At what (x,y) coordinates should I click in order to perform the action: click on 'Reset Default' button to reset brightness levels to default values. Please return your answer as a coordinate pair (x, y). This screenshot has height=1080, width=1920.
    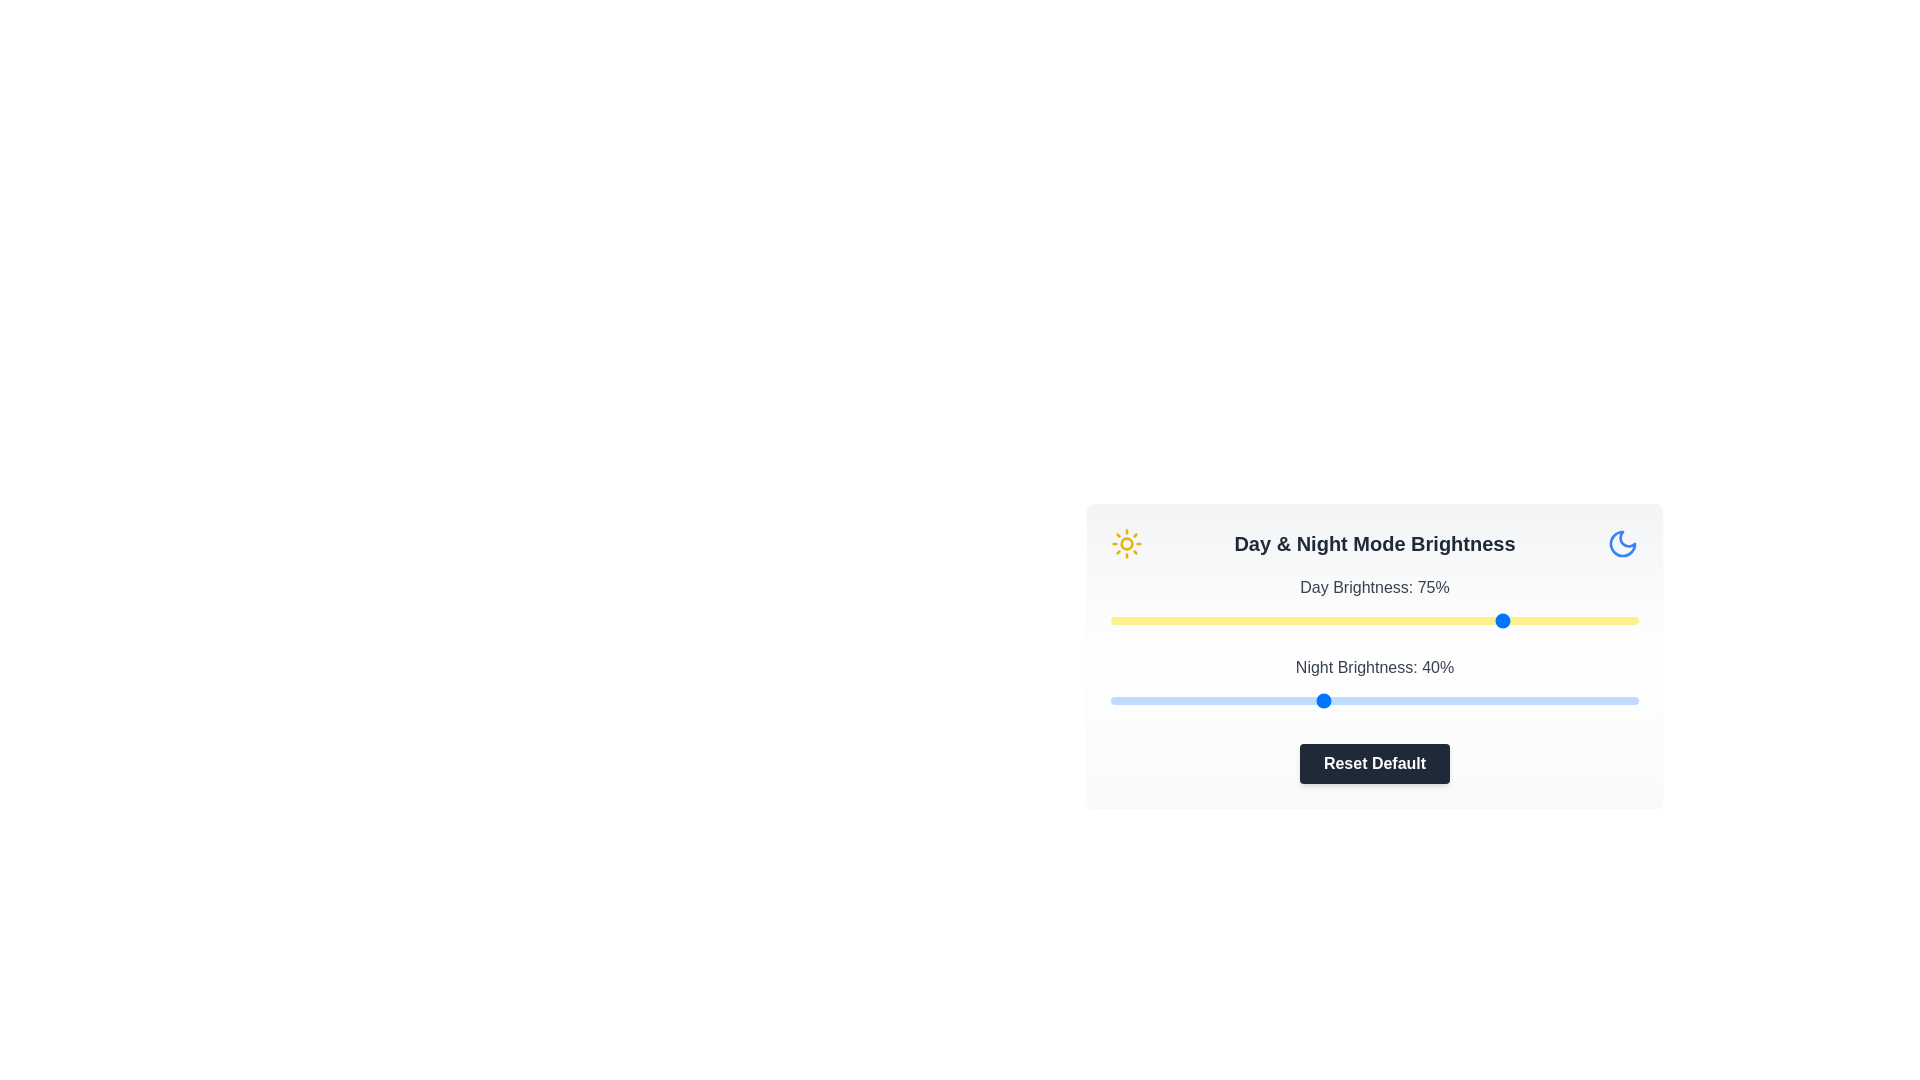
    Looking at the image, I should click on (1373, 763).